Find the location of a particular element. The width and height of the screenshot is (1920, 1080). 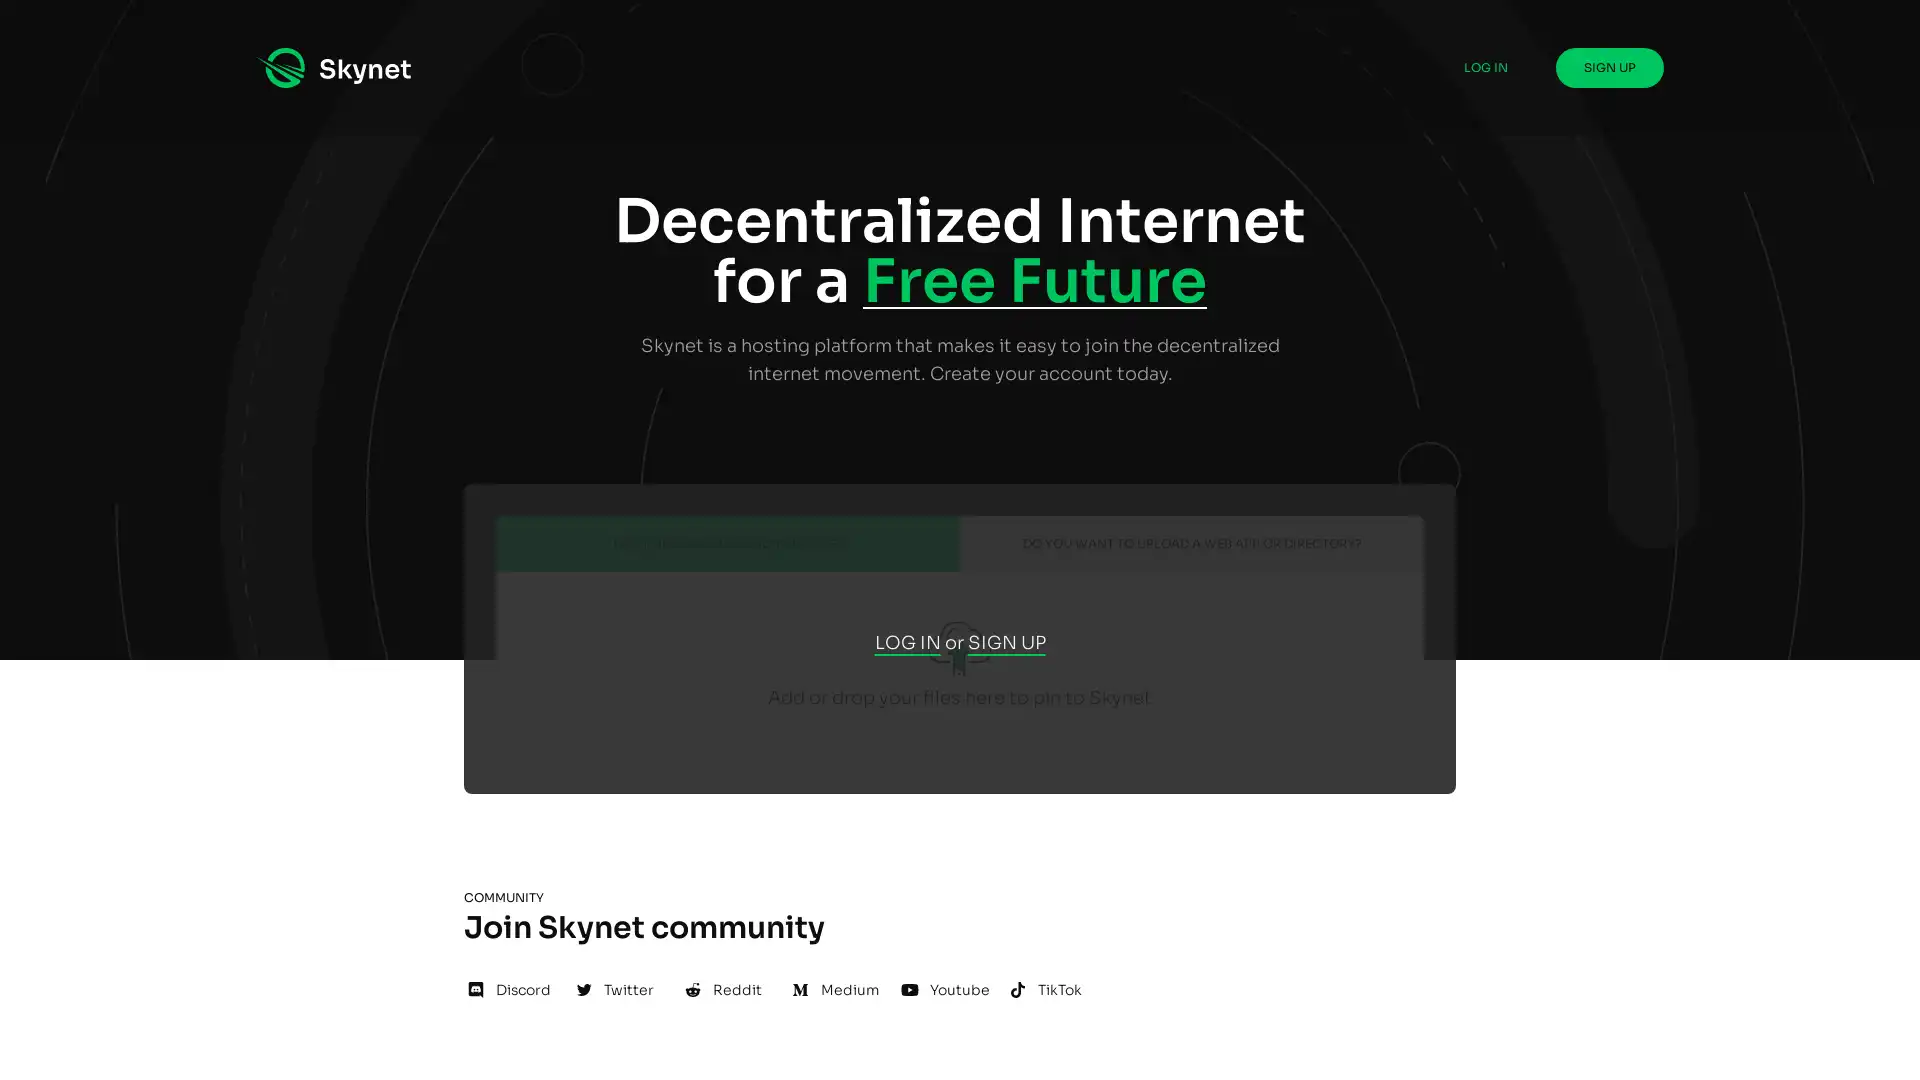

DO YOU WANT TO UPLOAD A WEB APP OR DIRECTORY? is located at coordinates (1191, 543).